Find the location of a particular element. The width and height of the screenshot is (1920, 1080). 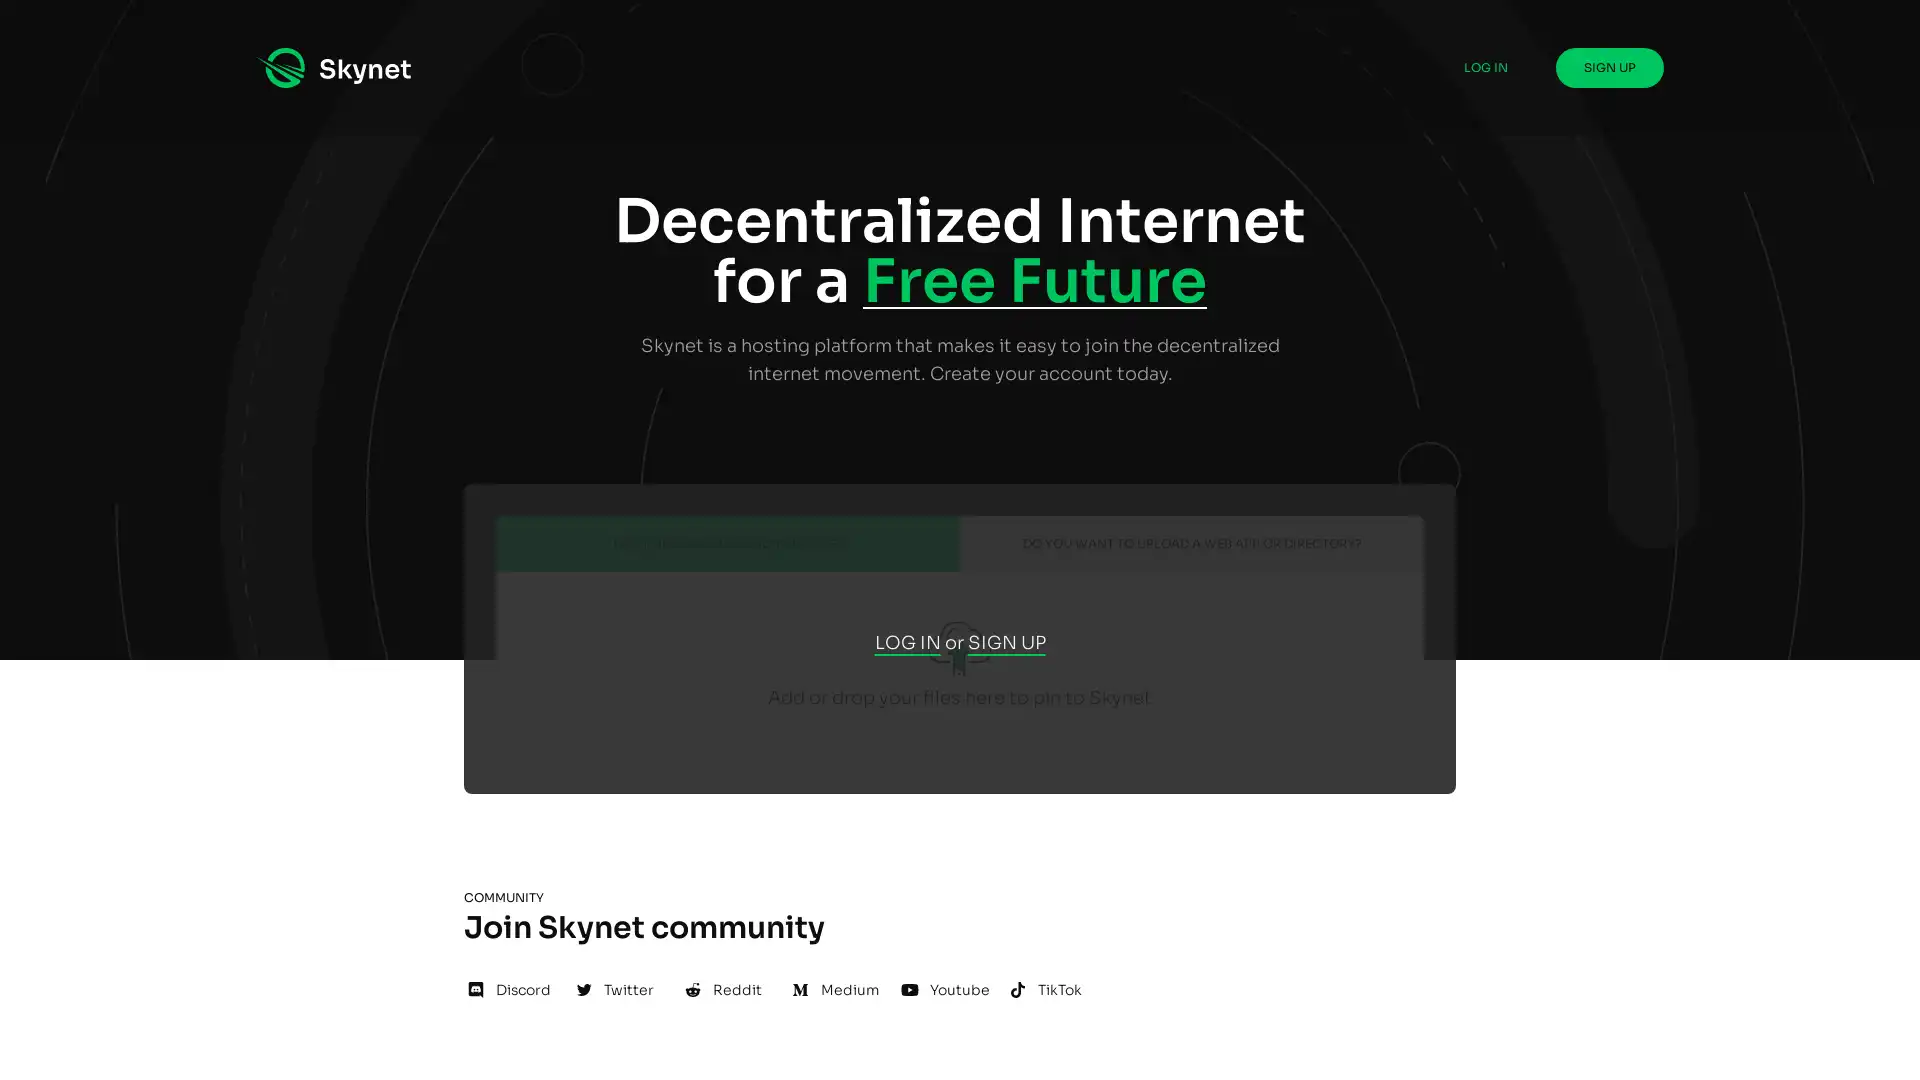

DO YOU WANT TO UPLOAD A WEB APP OR DIRECTORY? is located at coordinates (1191, 543).